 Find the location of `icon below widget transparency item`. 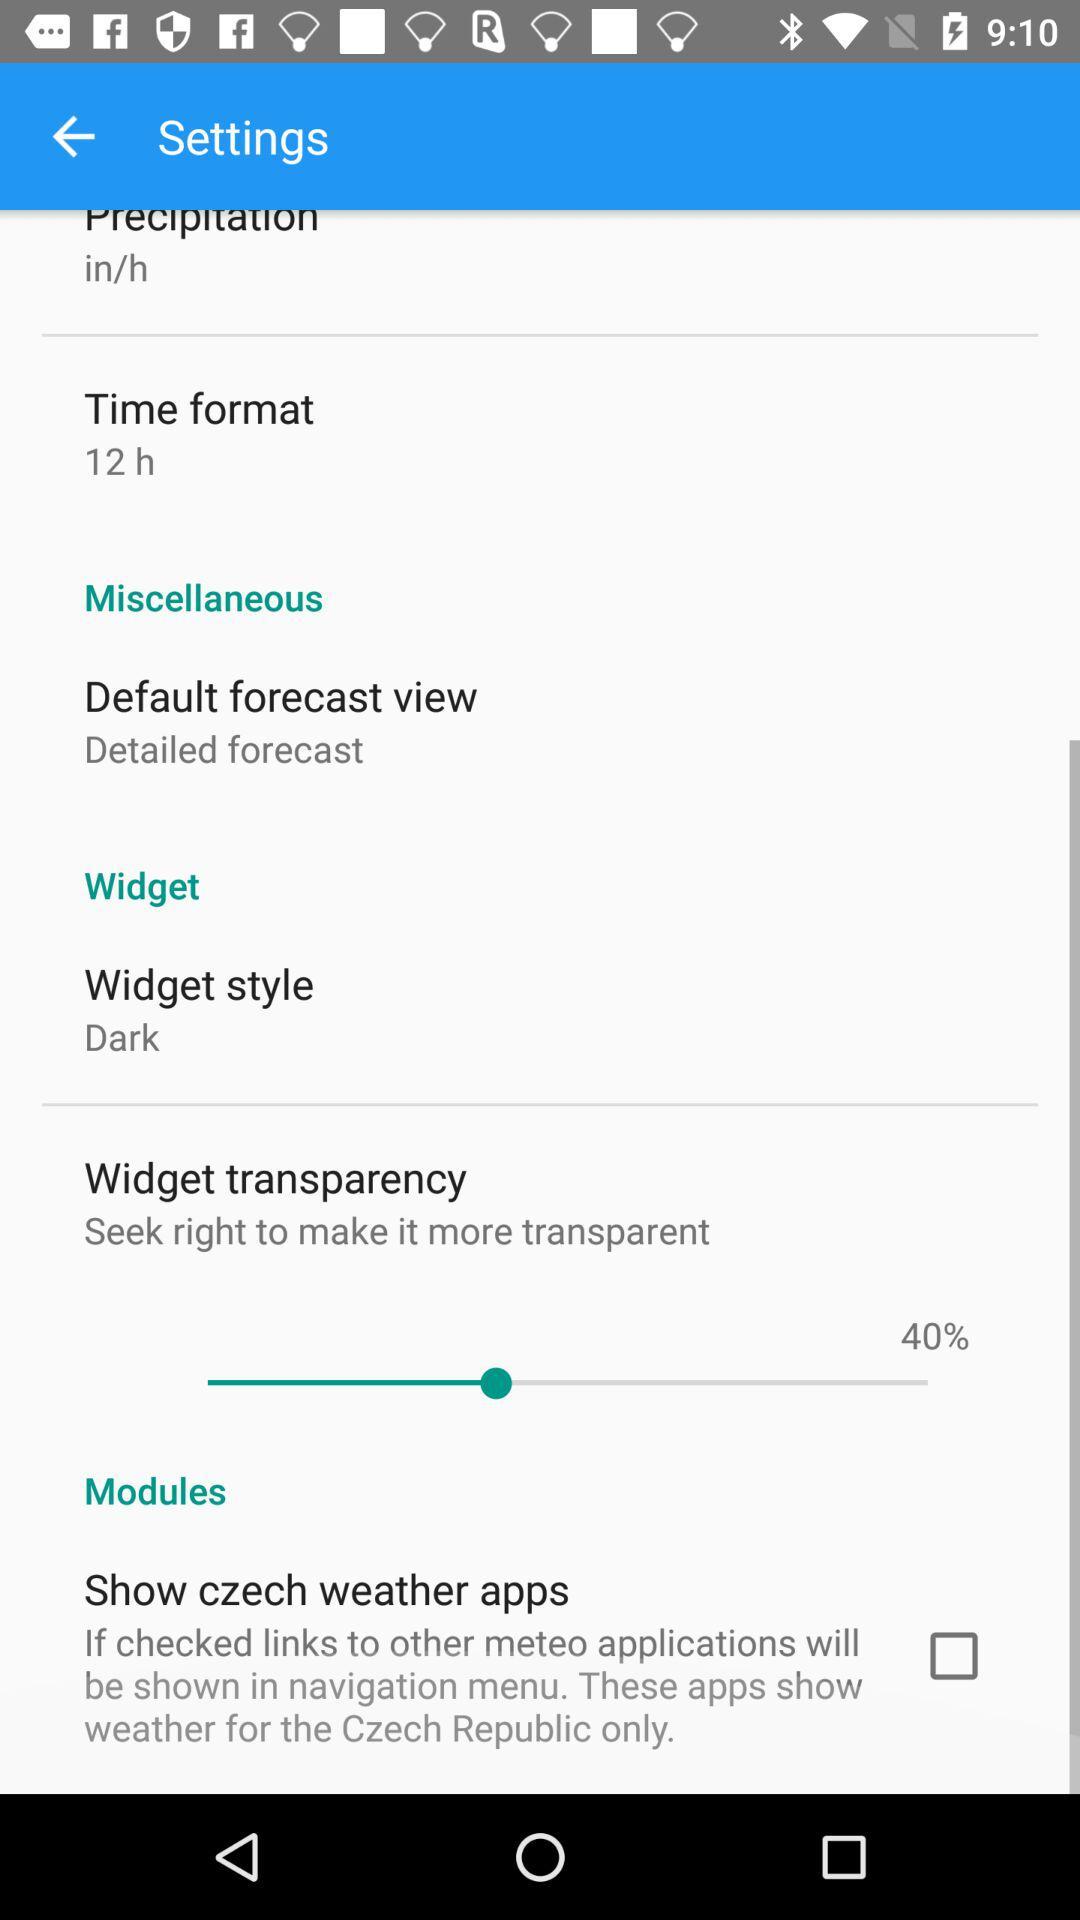

icon below widget transparency item is located at coordinates (397, 1228).